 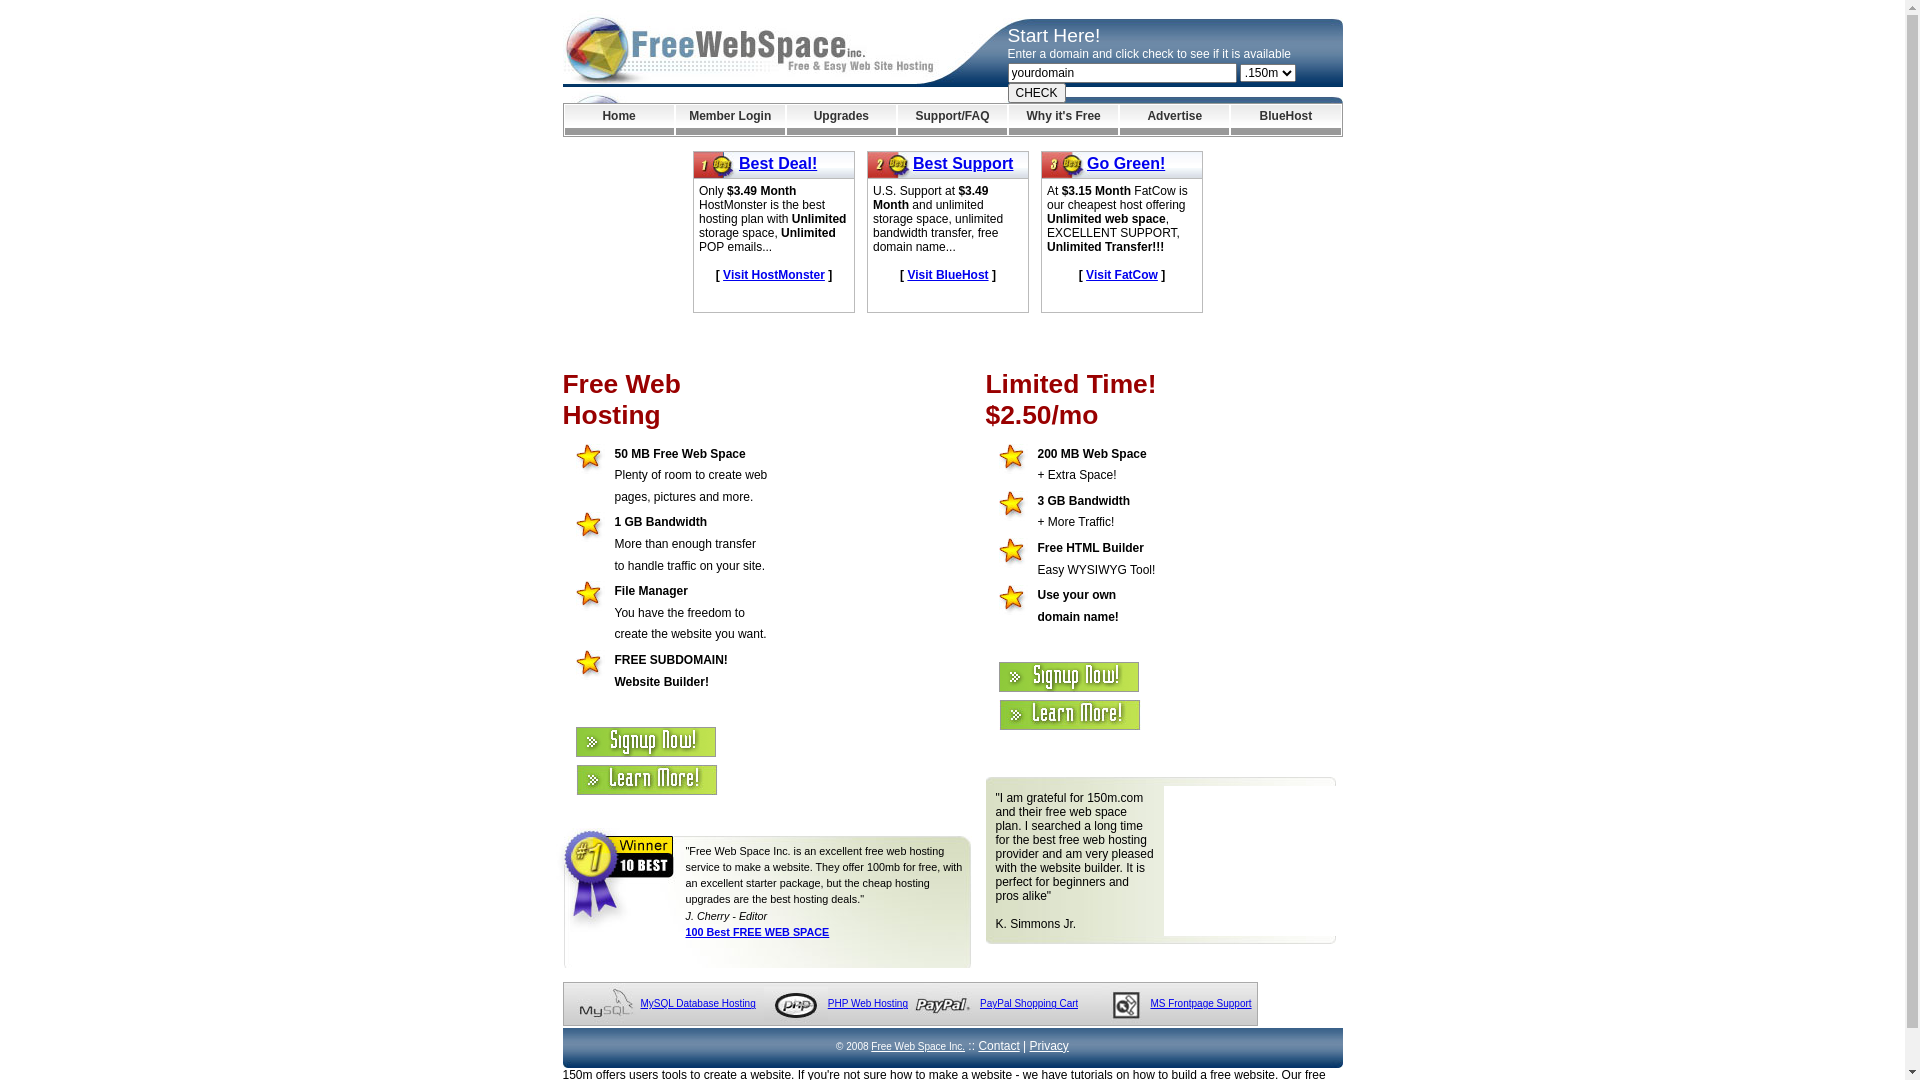 I want to click on 'MySQL Database Hosting', so click(x=697, y=1003).